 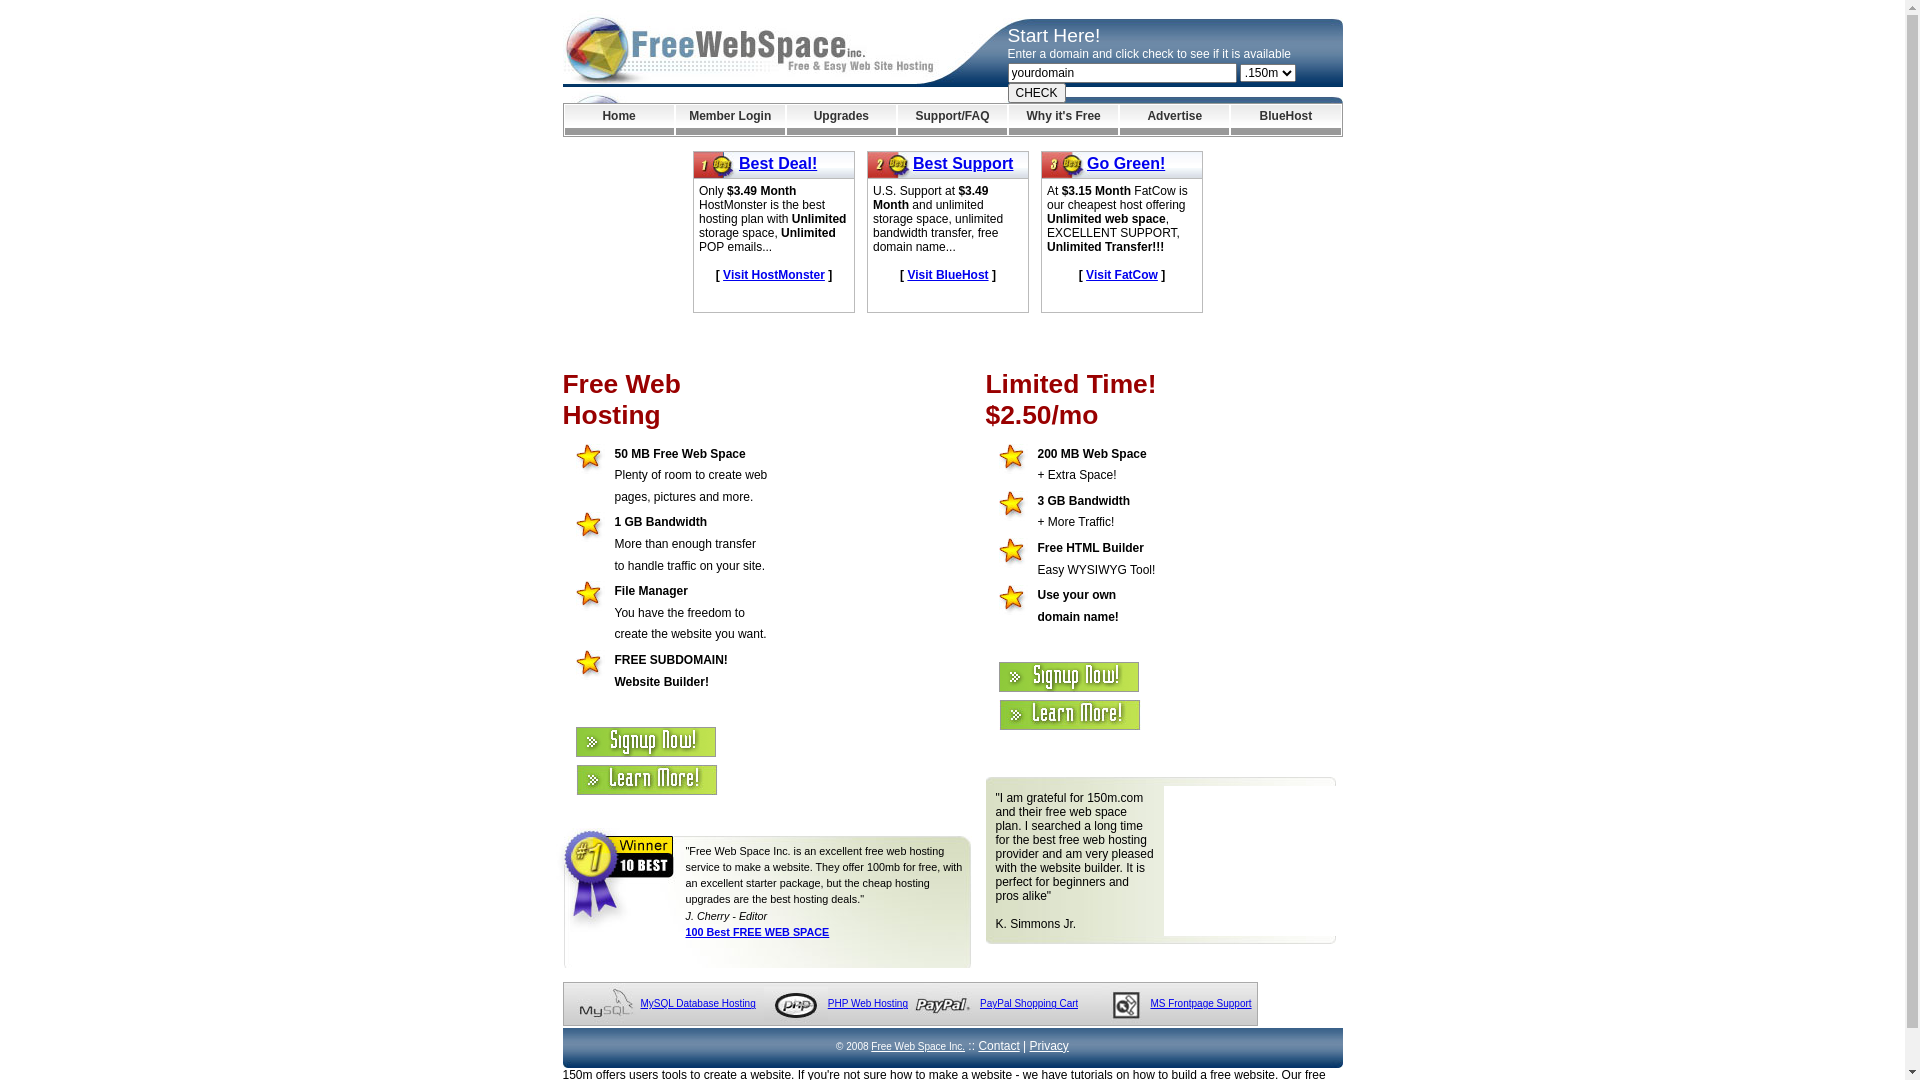 I want to click on 'MySQL Database Hosting', so click(x=697, y=1003).